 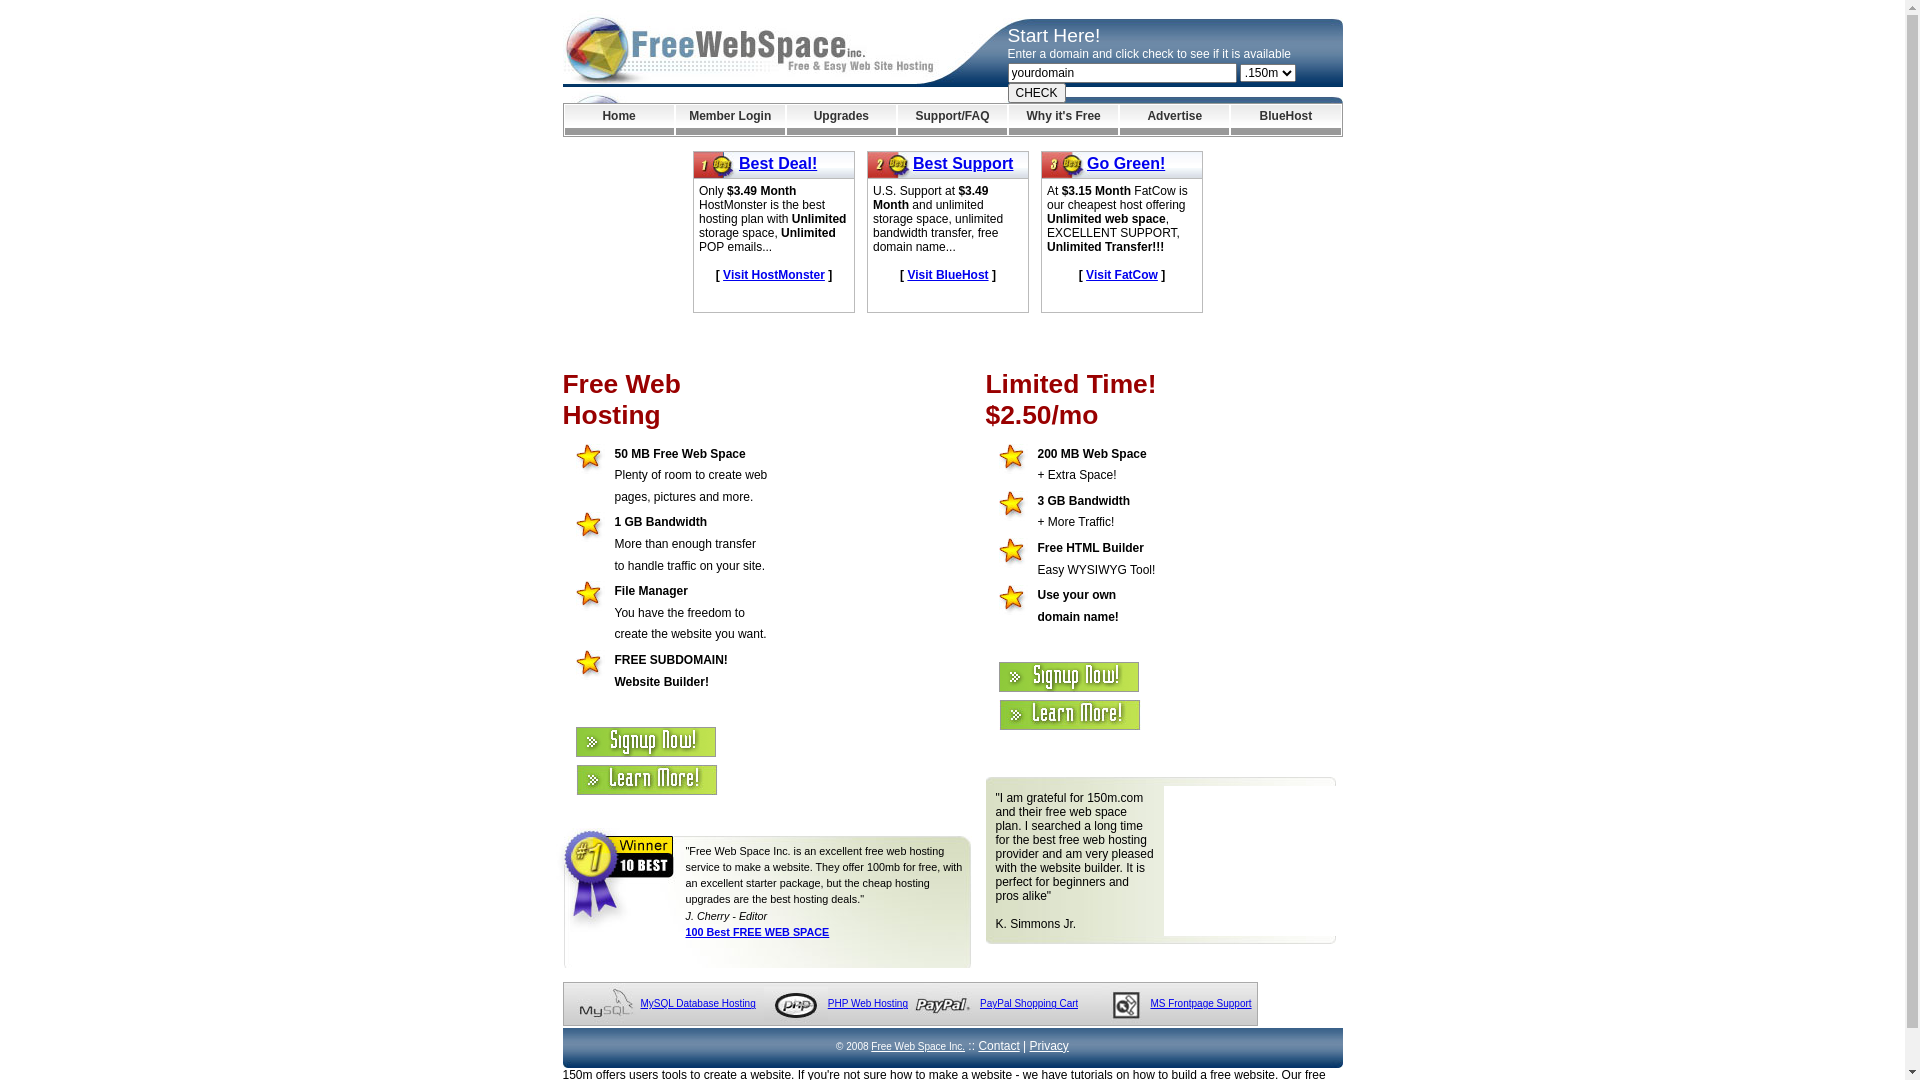 I want to click on 'MySQL Database Hosting', so click(x=697, y=1003).